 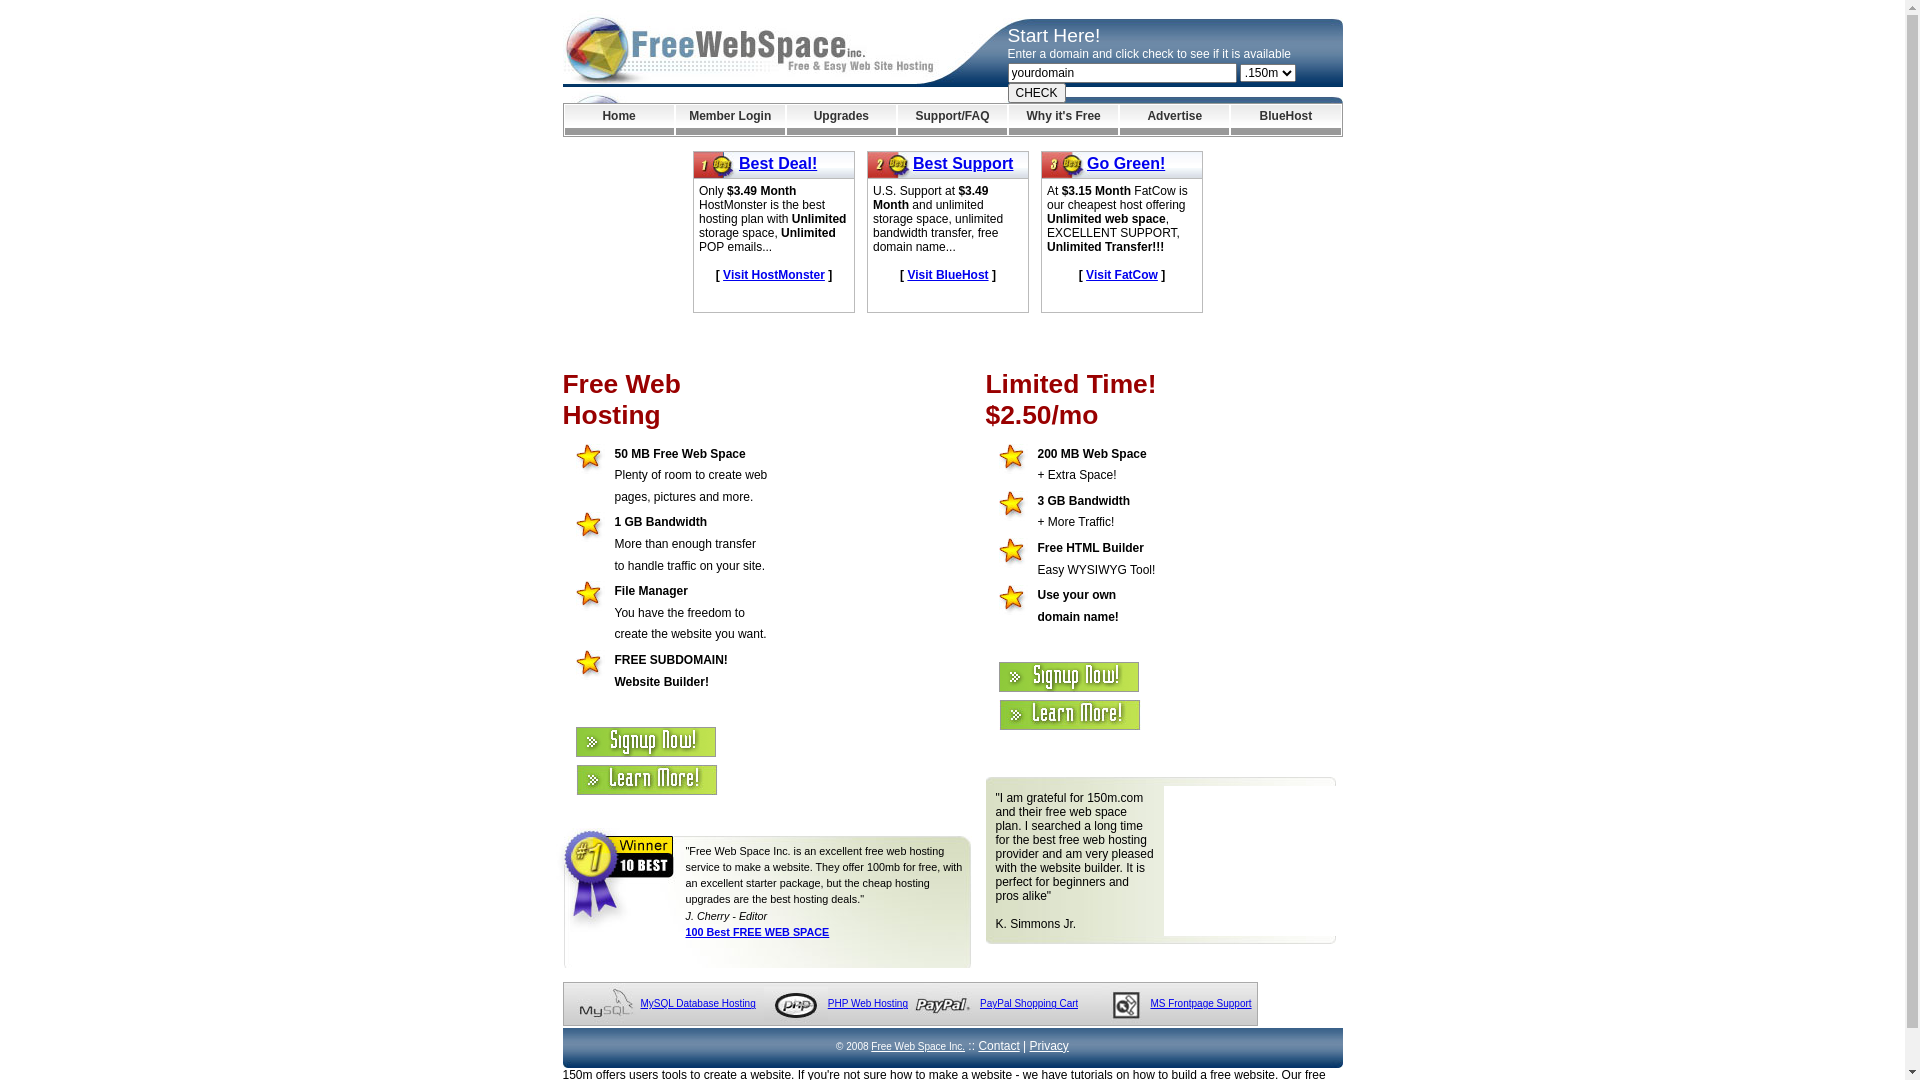 I want to click on 'MySQL Database Hosting', so click(x=697, y=1003).